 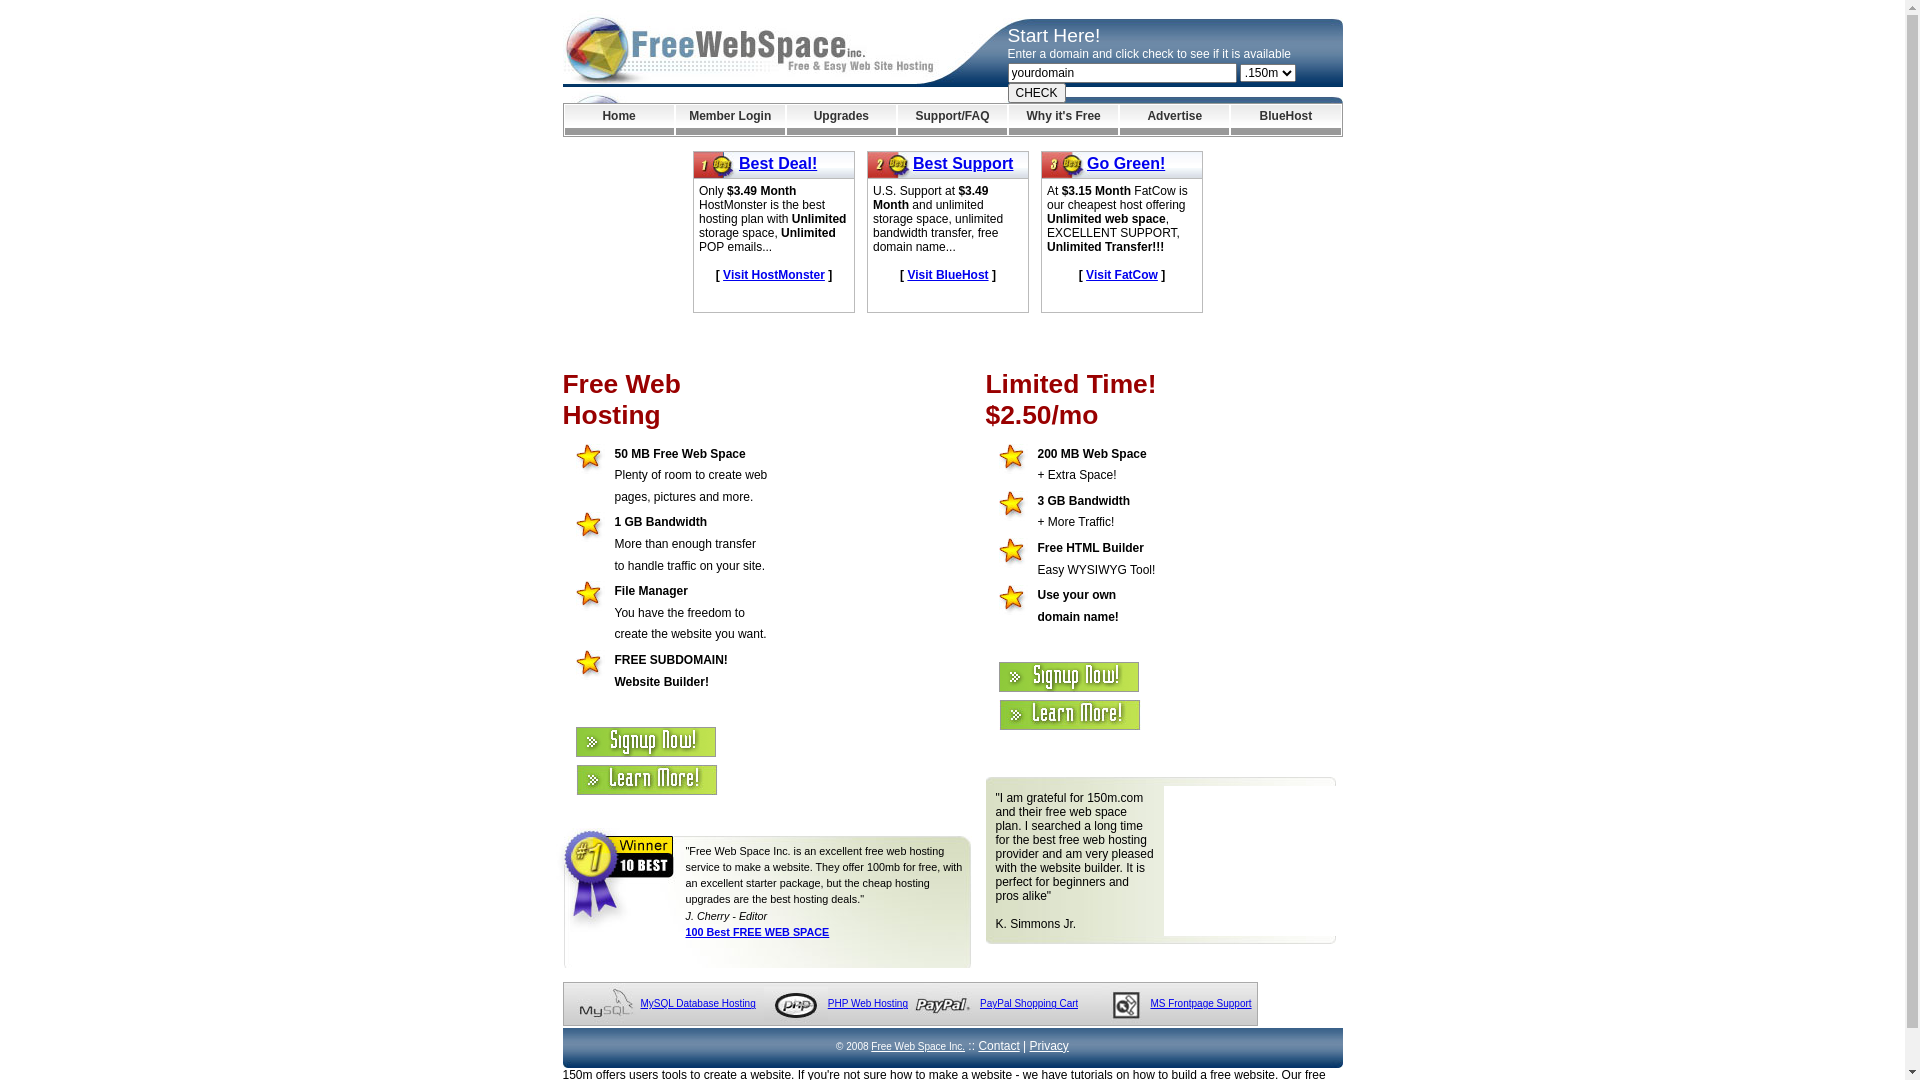 I want to click on 'MySQL Database Hosting', so click(x=697, y=1003).